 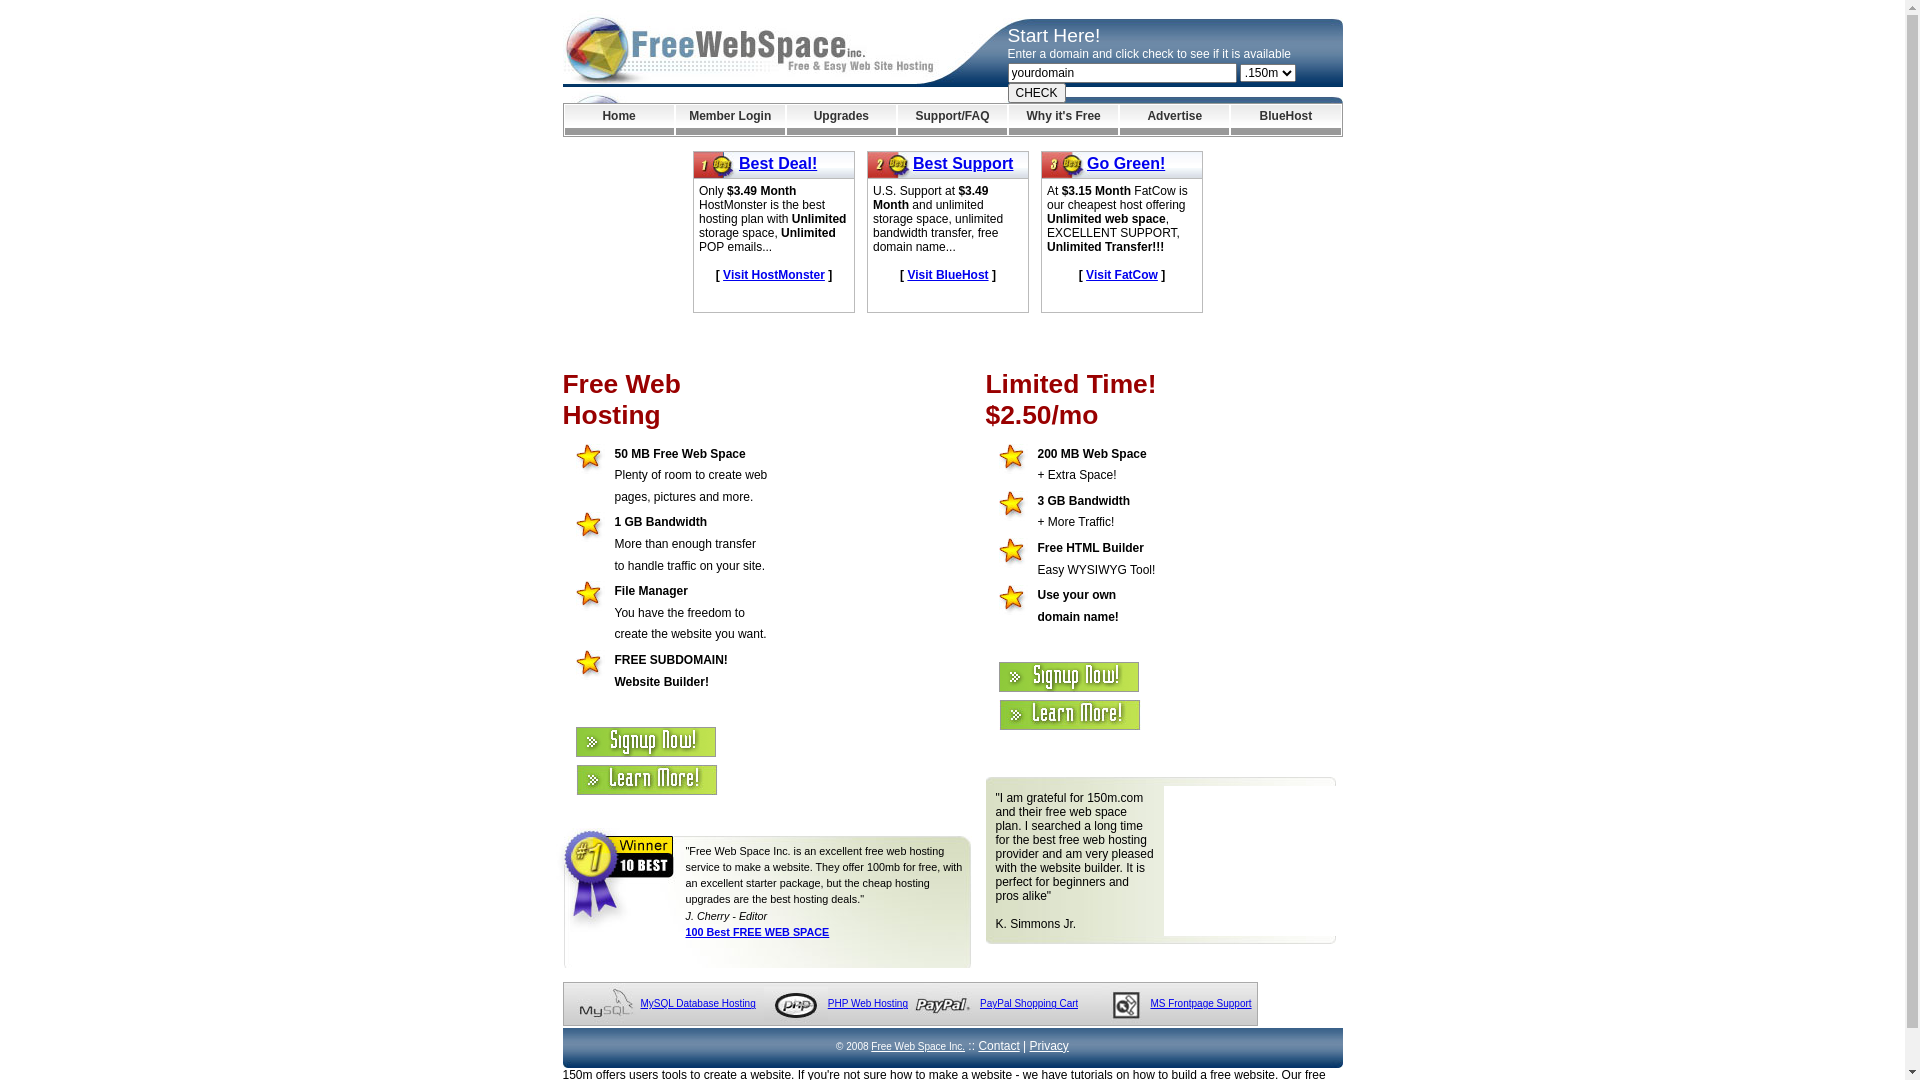 I want to click on 'MySQL Database Hosting', so click(x=697, y=1003).